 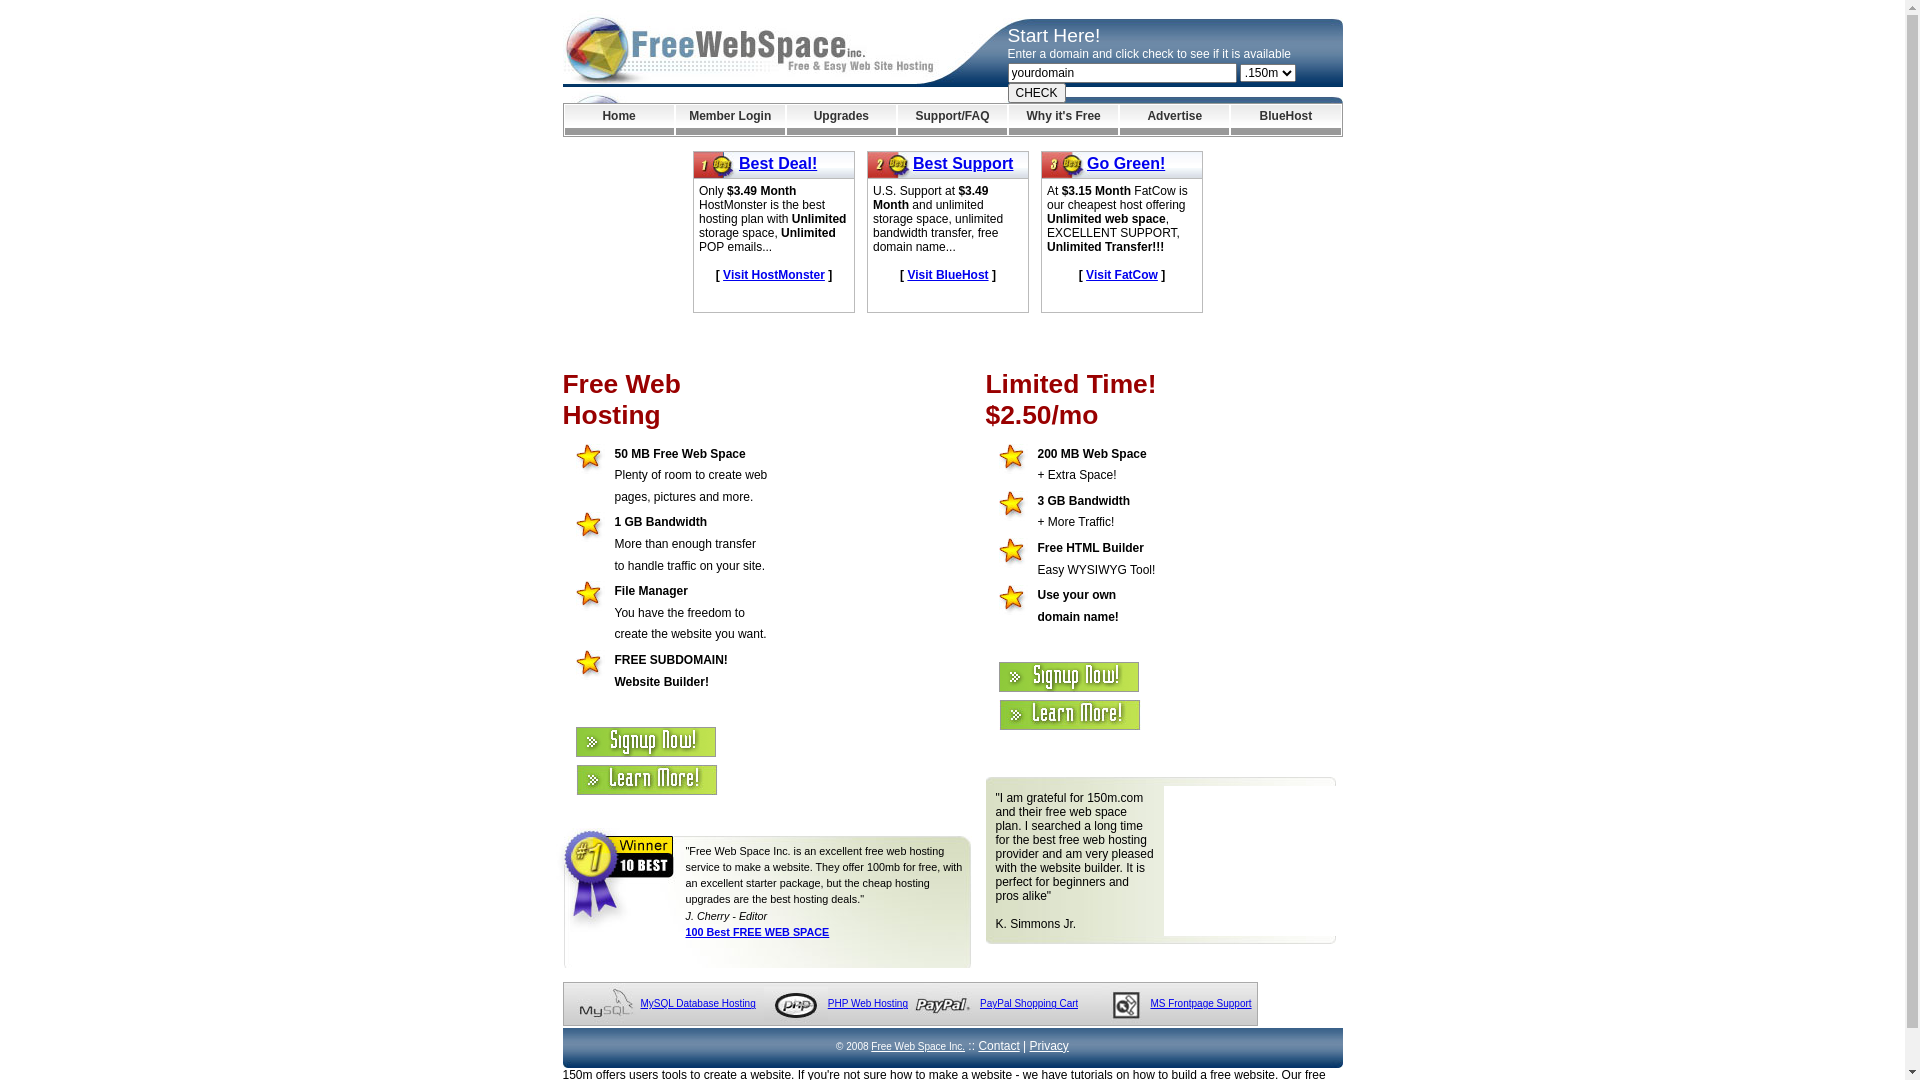 I want to click on 'MySQL Database Hosting', so click(x=697, y=1003).